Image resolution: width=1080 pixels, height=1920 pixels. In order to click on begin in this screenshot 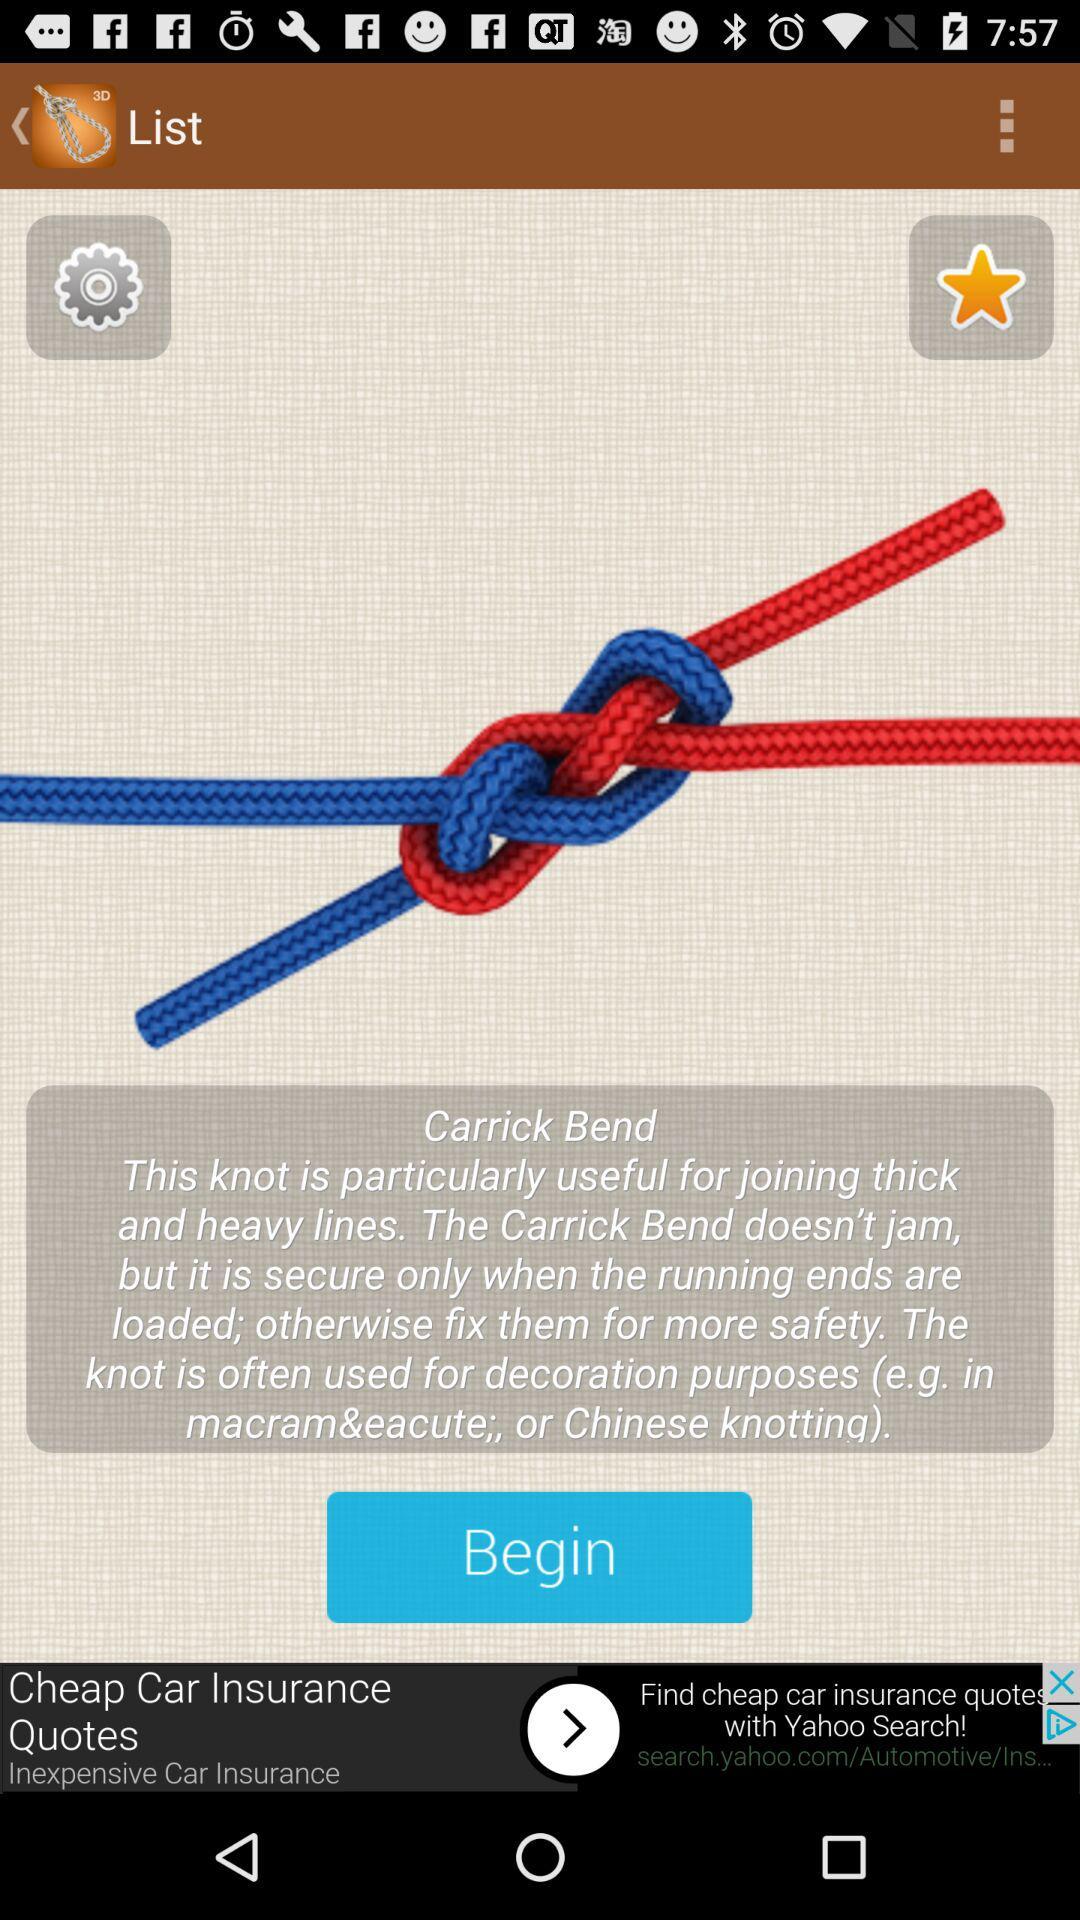, I will do `click(538, 1556)`.